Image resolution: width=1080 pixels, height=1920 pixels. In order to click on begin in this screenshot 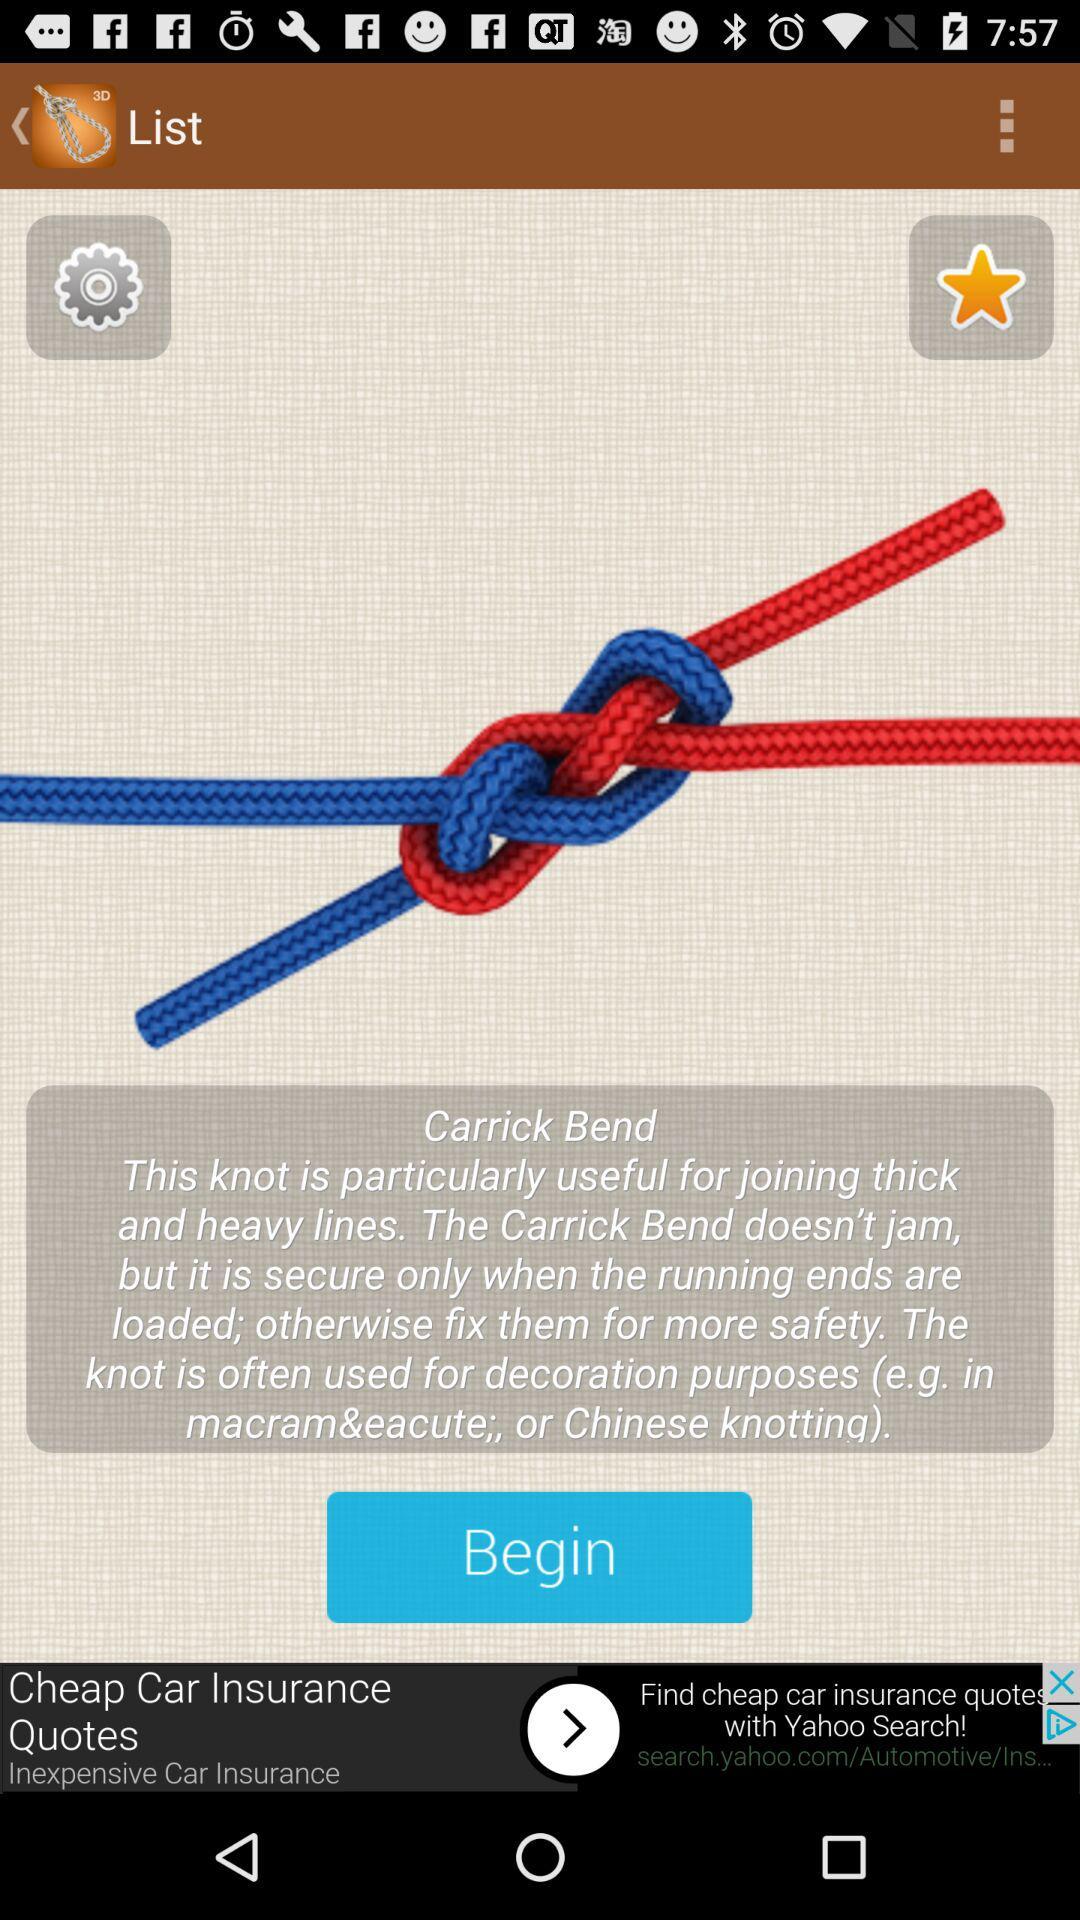, I will do `click(538, 1556)`.